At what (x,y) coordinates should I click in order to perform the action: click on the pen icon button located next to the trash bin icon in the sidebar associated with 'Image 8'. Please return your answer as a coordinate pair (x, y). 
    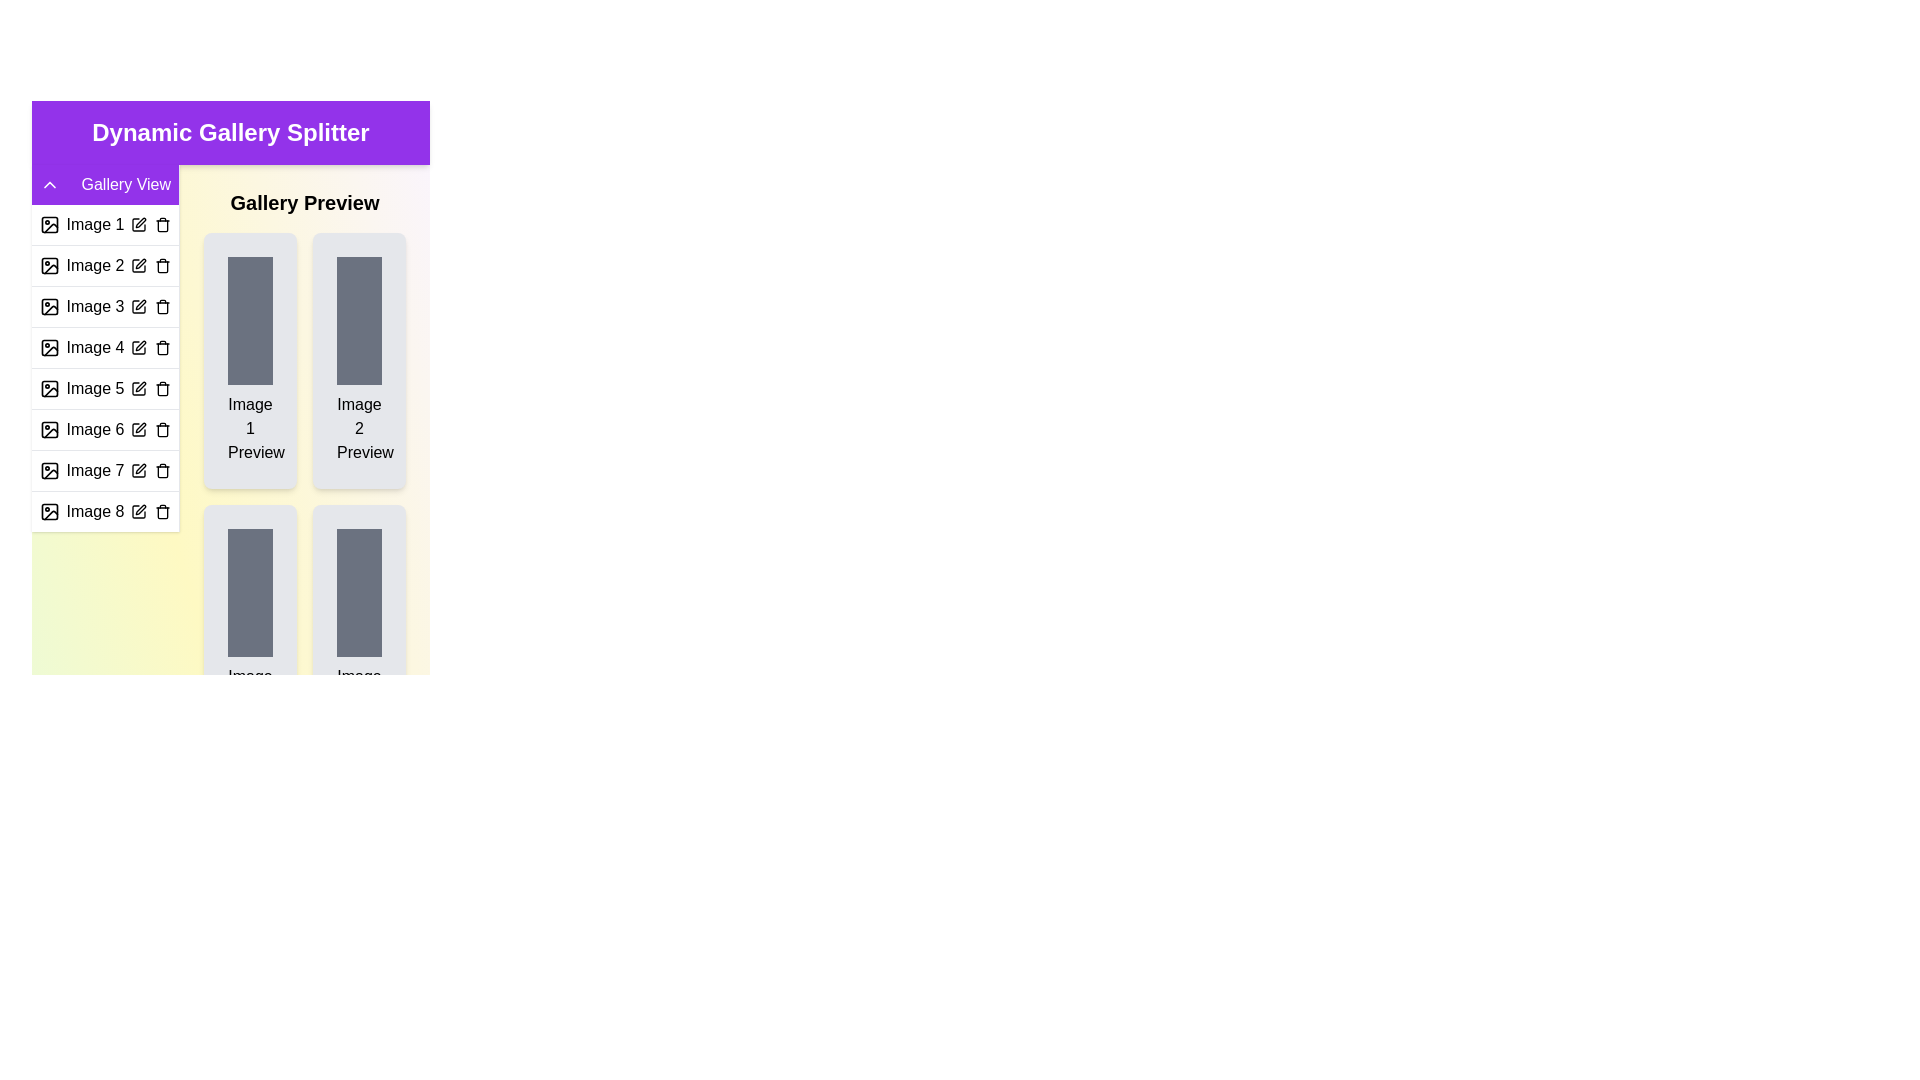
    Looking at the image, I should click on (139, 508).